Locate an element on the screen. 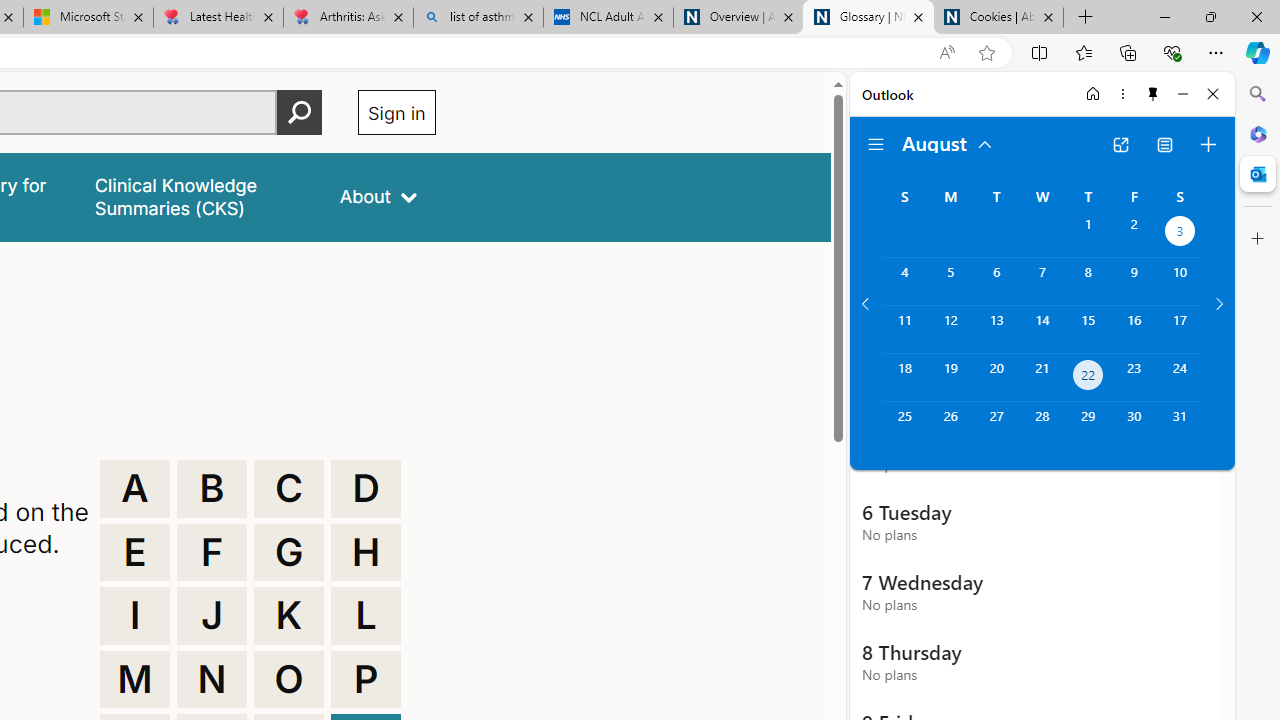  'Saturday, August 17, 2024. ' is located at coordinates (1180, 328).